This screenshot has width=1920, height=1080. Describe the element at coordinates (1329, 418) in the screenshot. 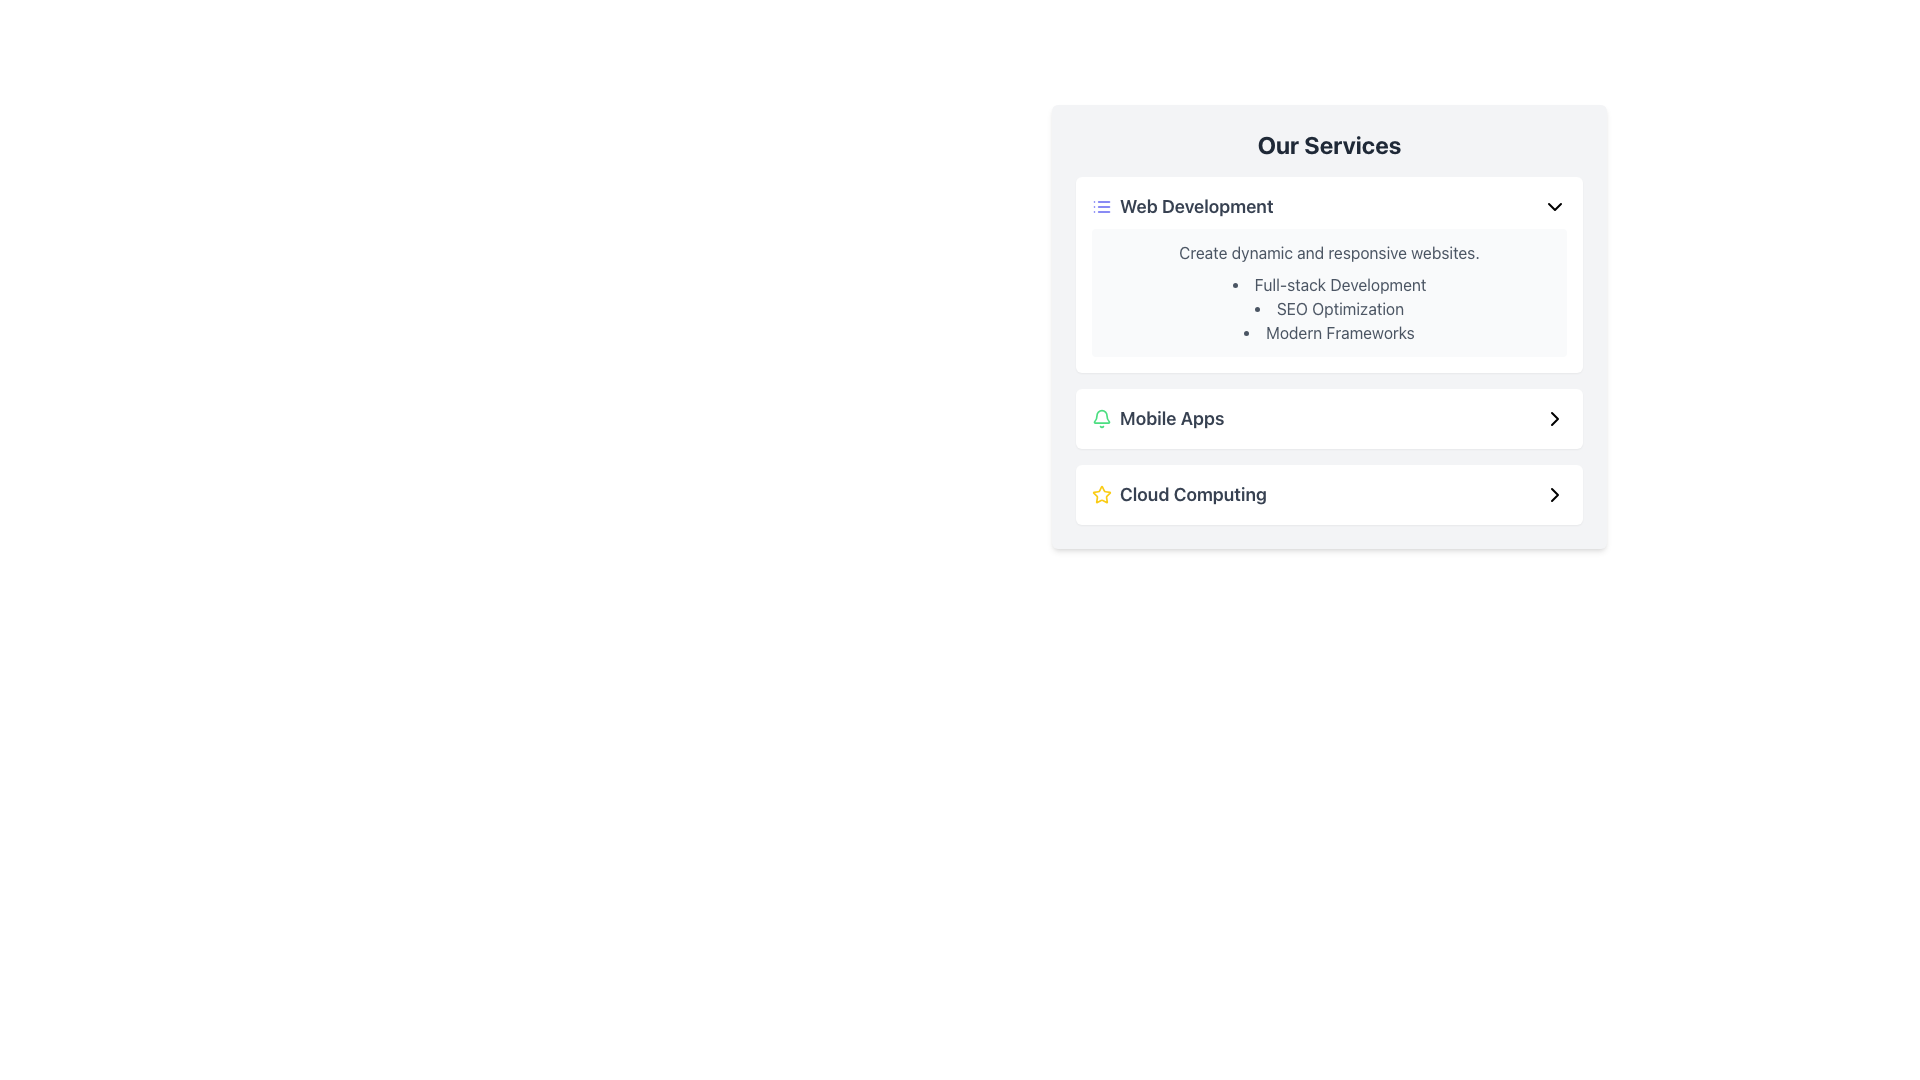

I see `the second list item labeled 'Mobile Apps' within the 'Our Services' panel` at that location.